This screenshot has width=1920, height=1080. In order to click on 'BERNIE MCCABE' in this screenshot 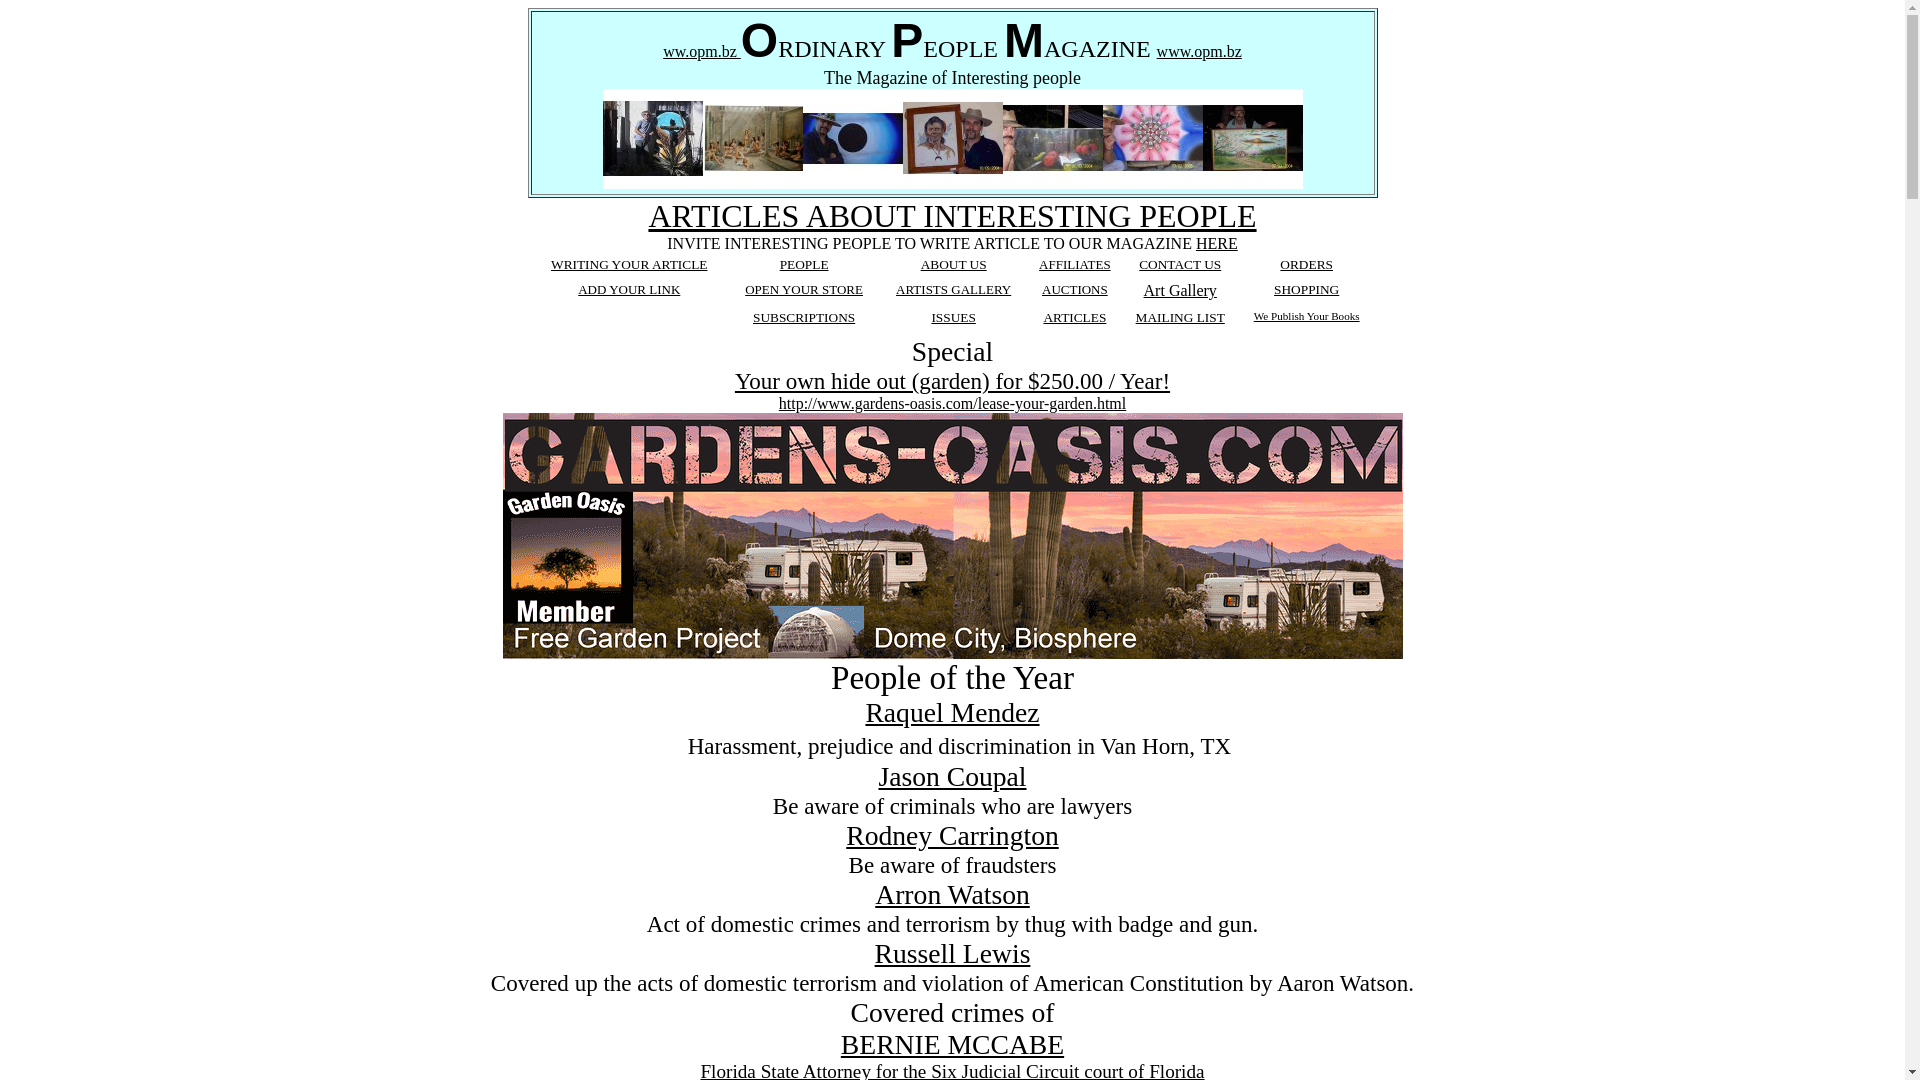, I will do `click(840, 1043)`.